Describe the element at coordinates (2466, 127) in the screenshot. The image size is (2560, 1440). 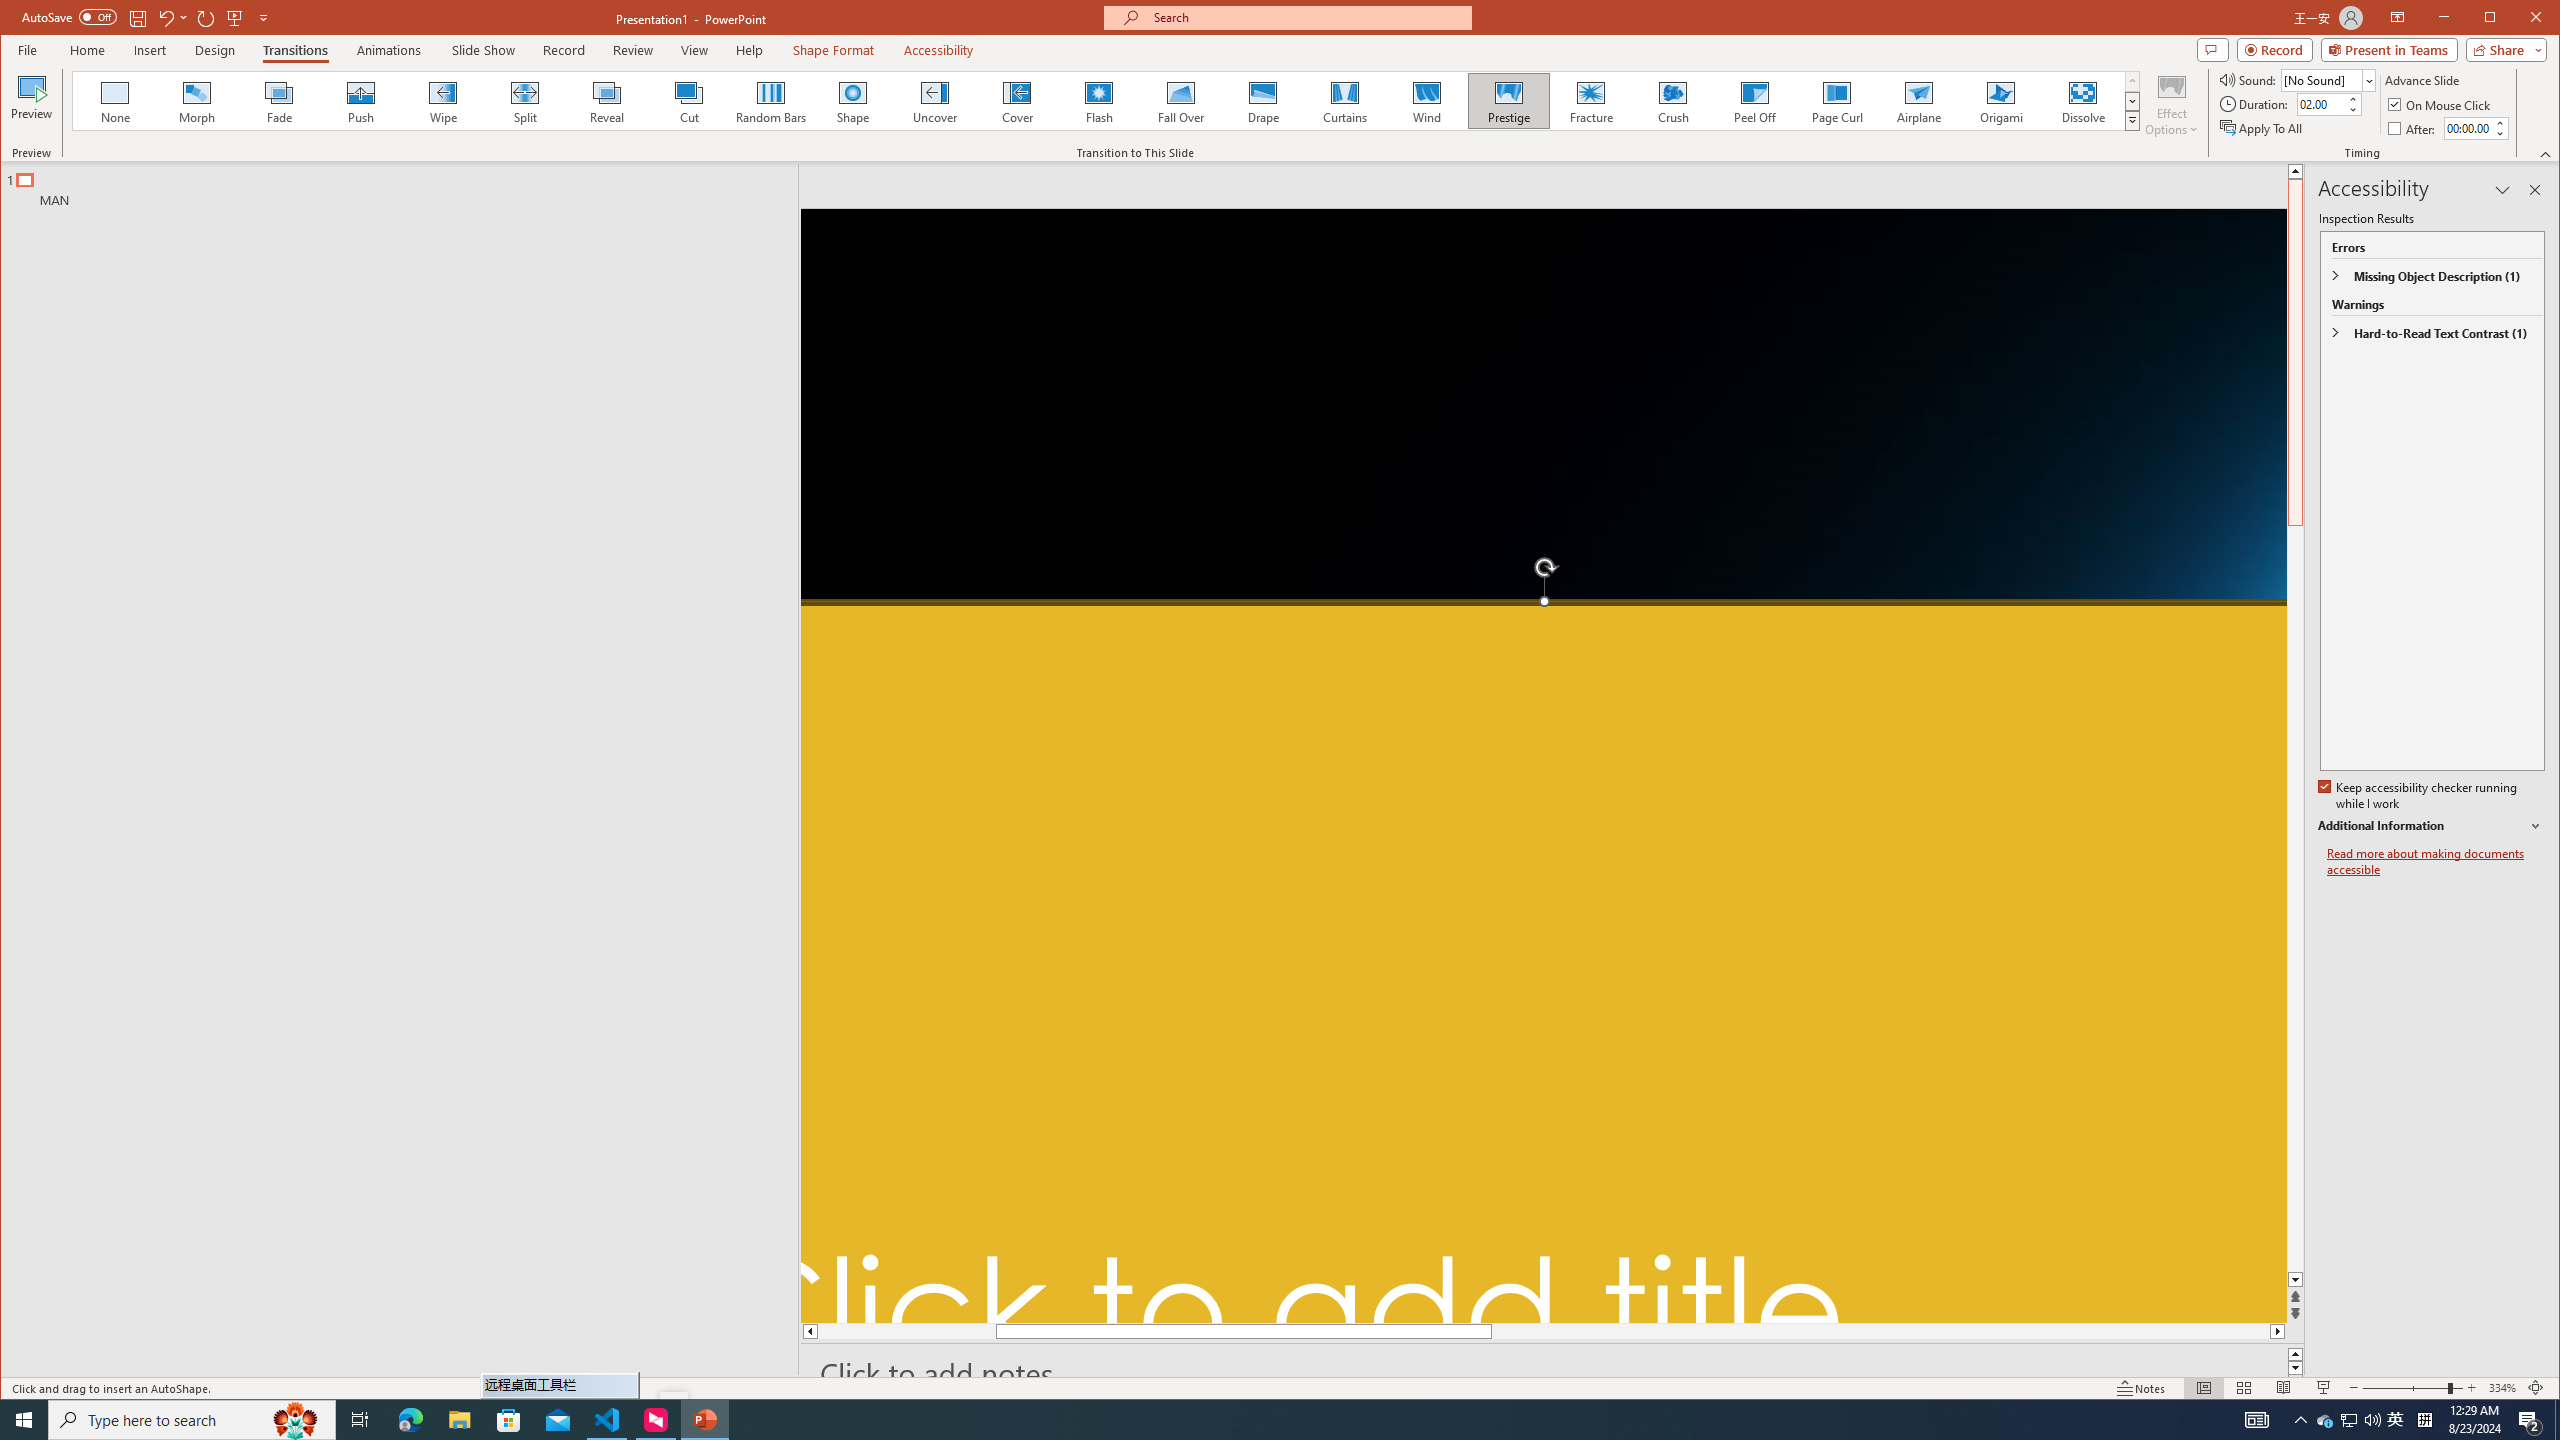
I see `'After'` at that location.